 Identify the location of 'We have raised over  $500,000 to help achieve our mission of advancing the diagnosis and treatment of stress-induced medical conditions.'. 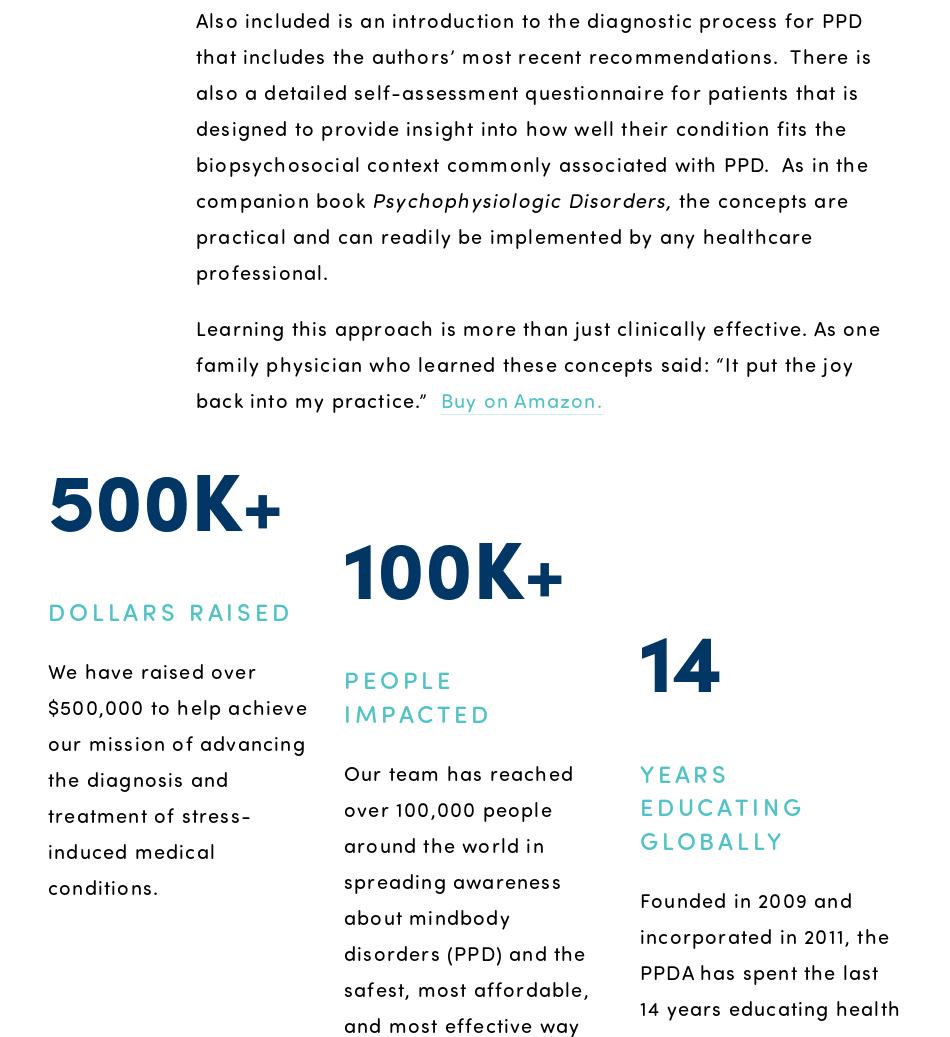
(47, 777).